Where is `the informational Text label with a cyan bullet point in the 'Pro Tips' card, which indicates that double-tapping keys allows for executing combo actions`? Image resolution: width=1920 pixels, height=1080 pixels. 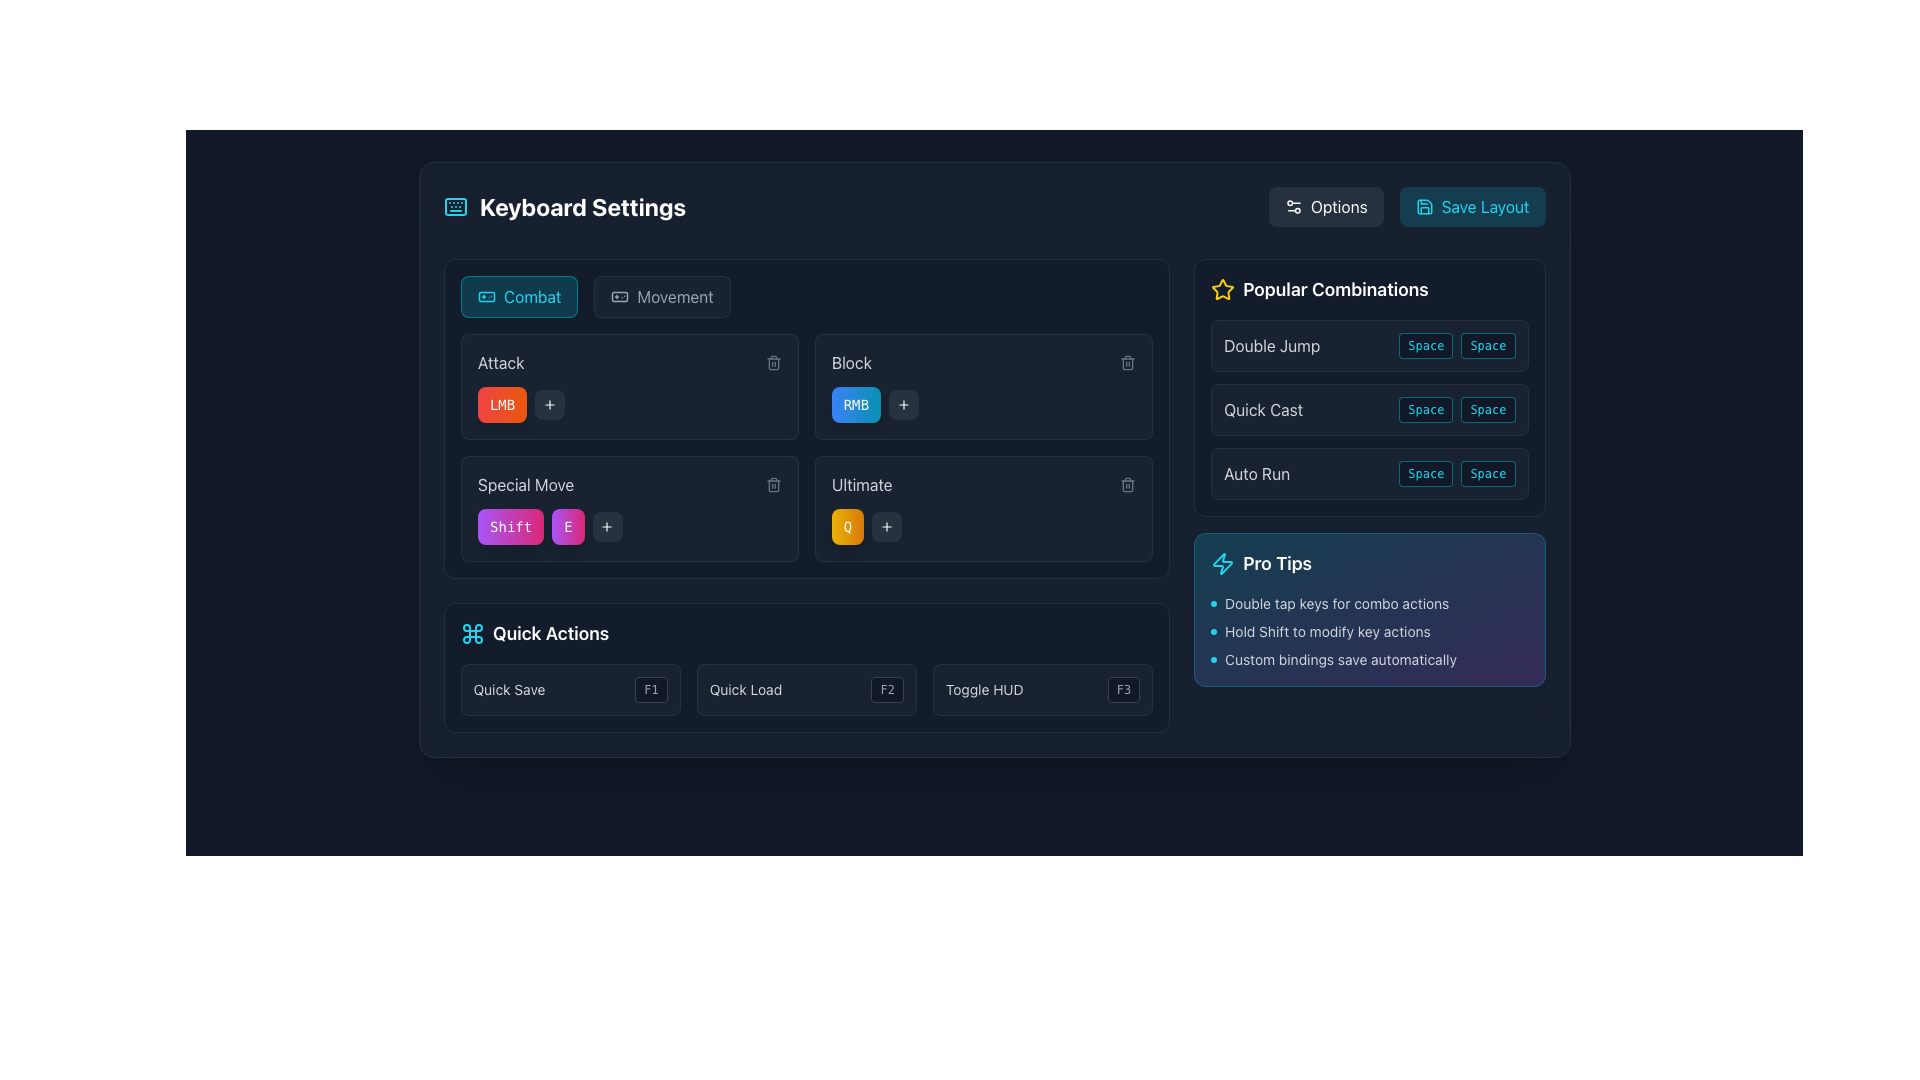
the informational Text label with a cyan bullet point in the 'Pro Tips' card, which indicates that double-tapping keys allows for executing combo actions is located at coordinates (1368, 603).